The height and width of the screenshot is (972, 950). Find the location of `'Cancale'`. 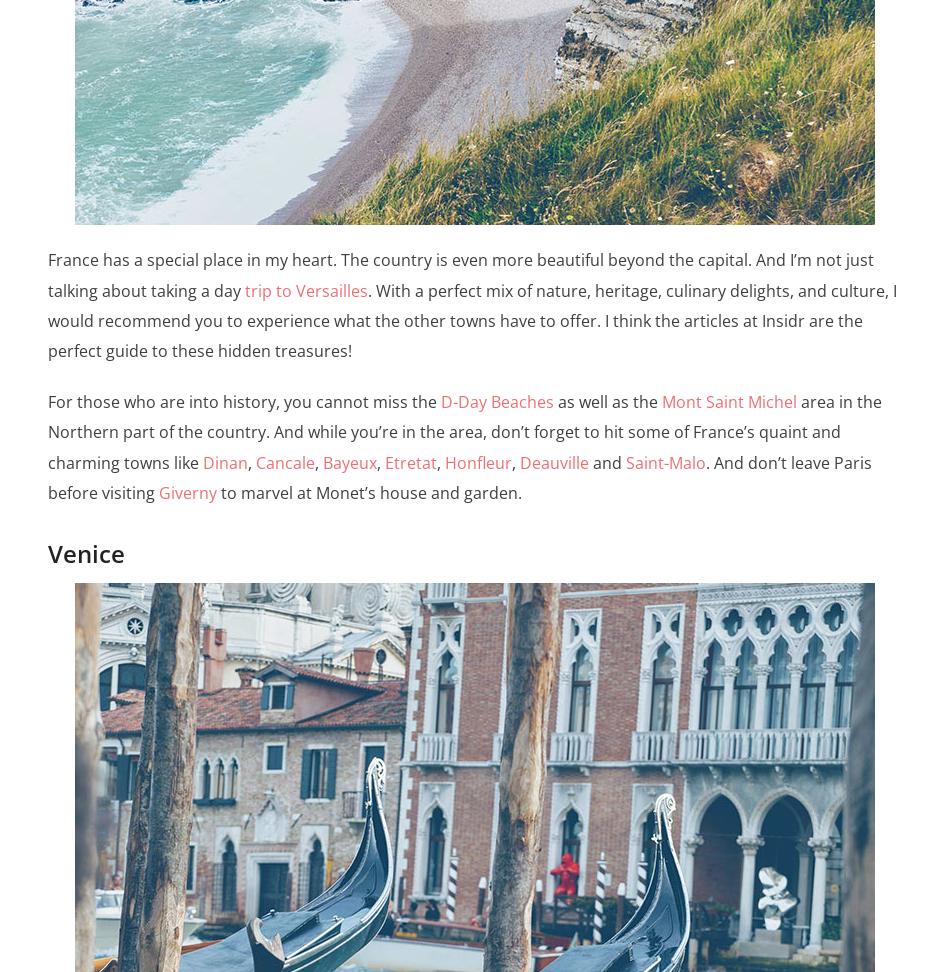

'Cancale' is located at coordinates (283, 460).